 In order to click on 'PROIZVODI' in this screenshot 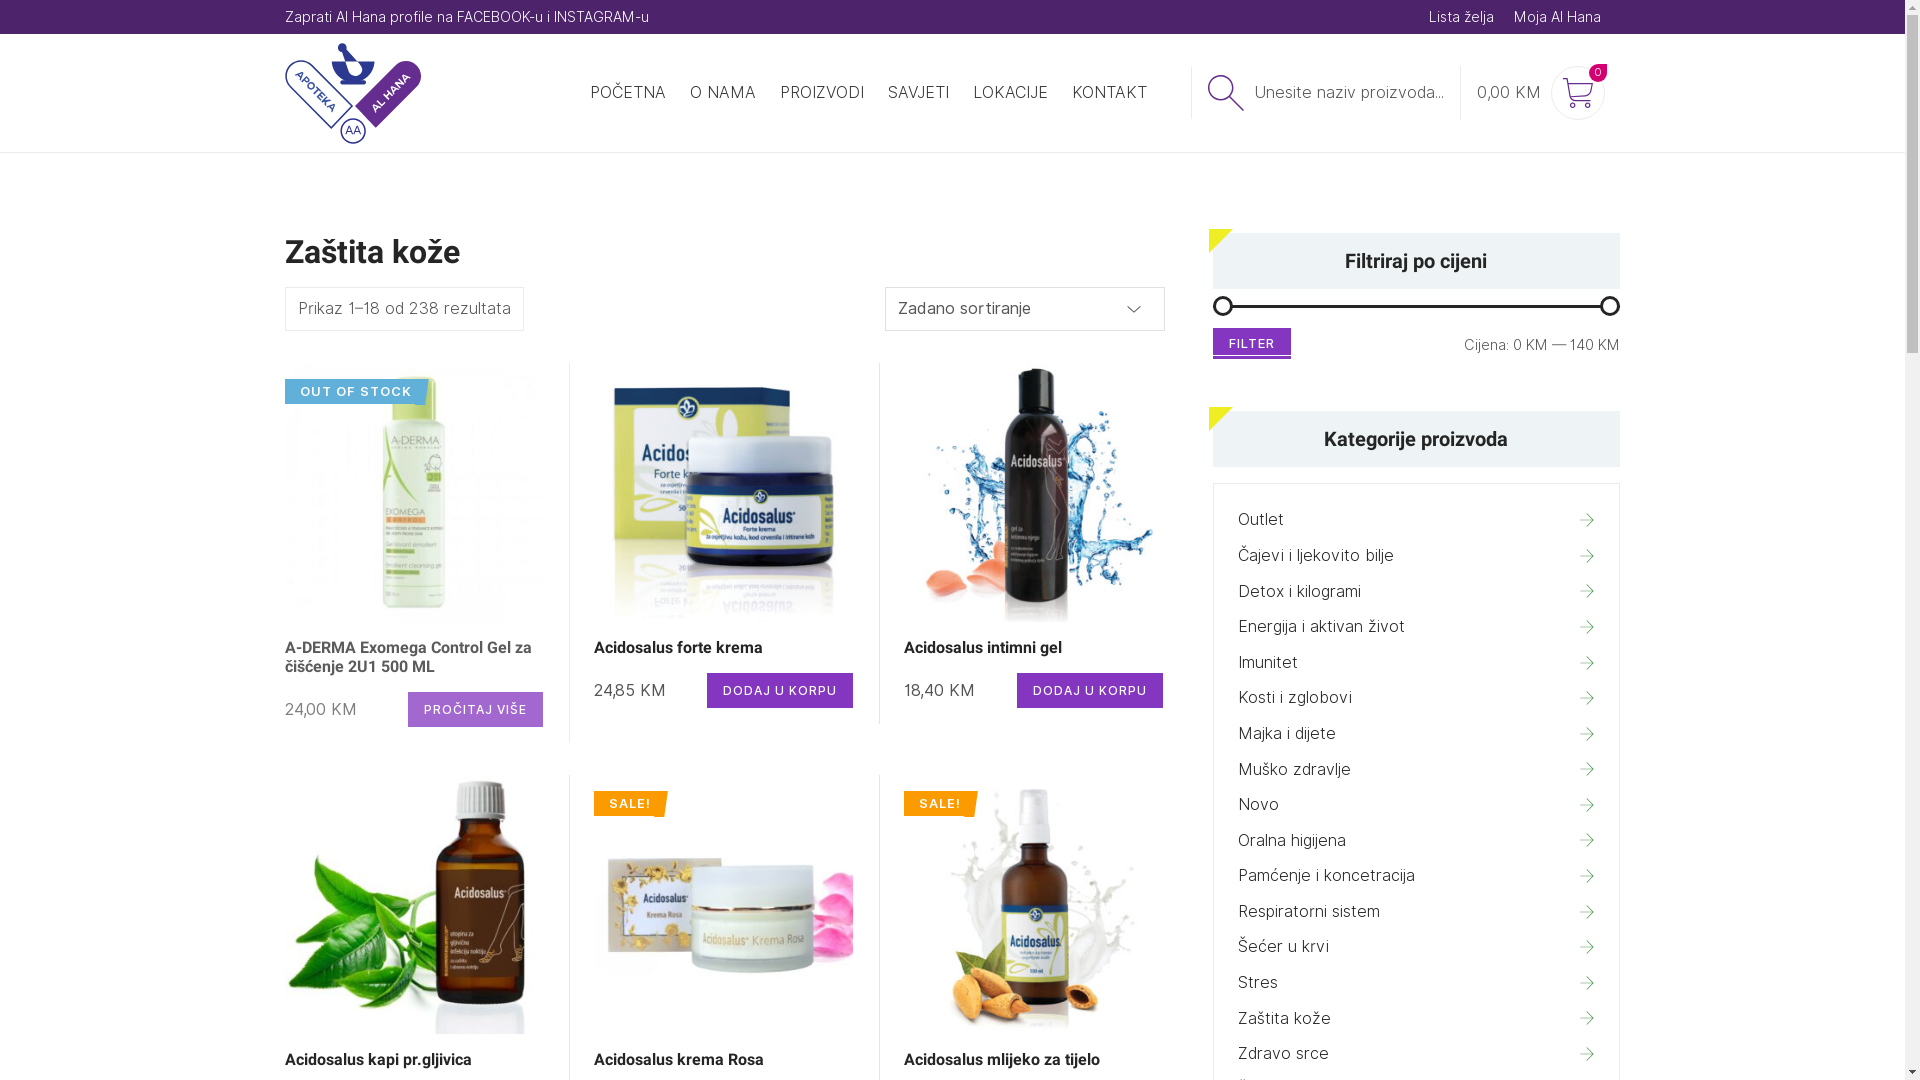, I will do `click(821, 92)`.